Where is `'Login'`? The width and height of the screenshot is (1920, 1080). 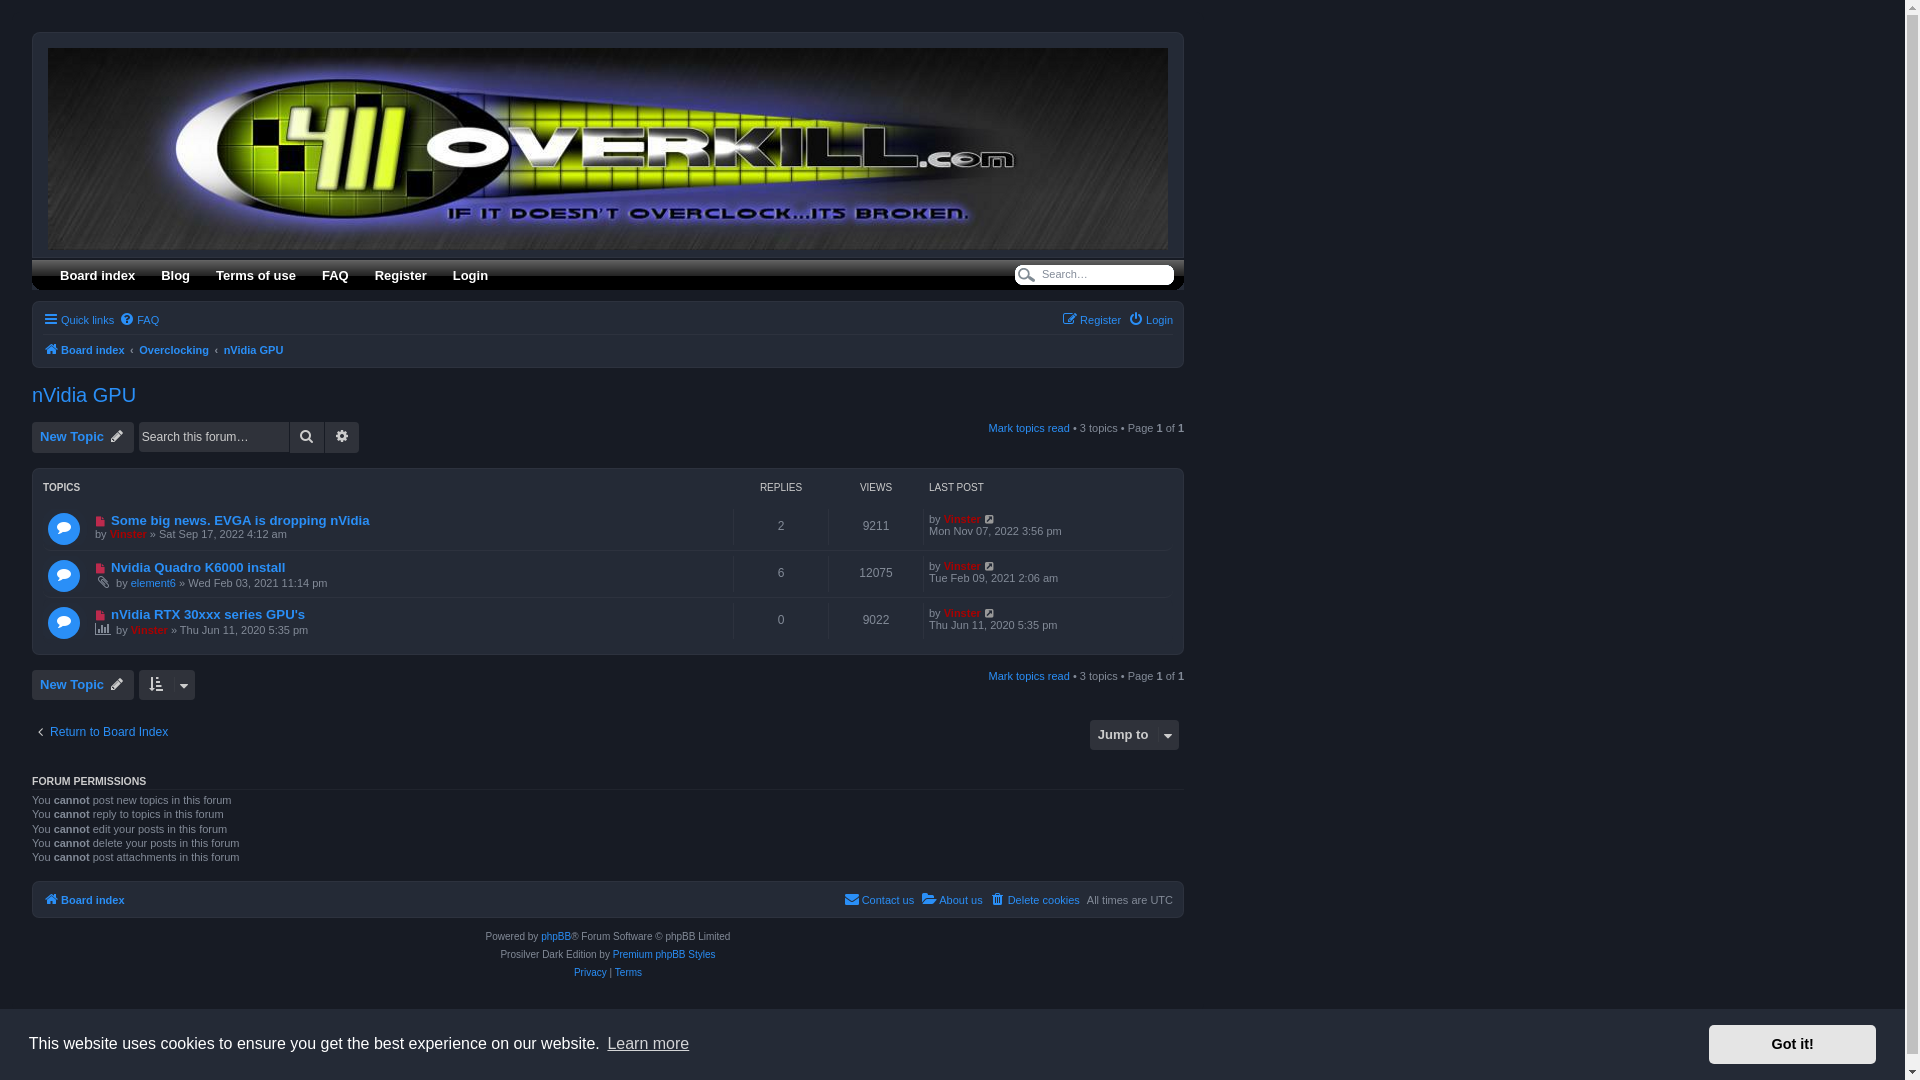 'Login' is located at coordinates (439, 274).